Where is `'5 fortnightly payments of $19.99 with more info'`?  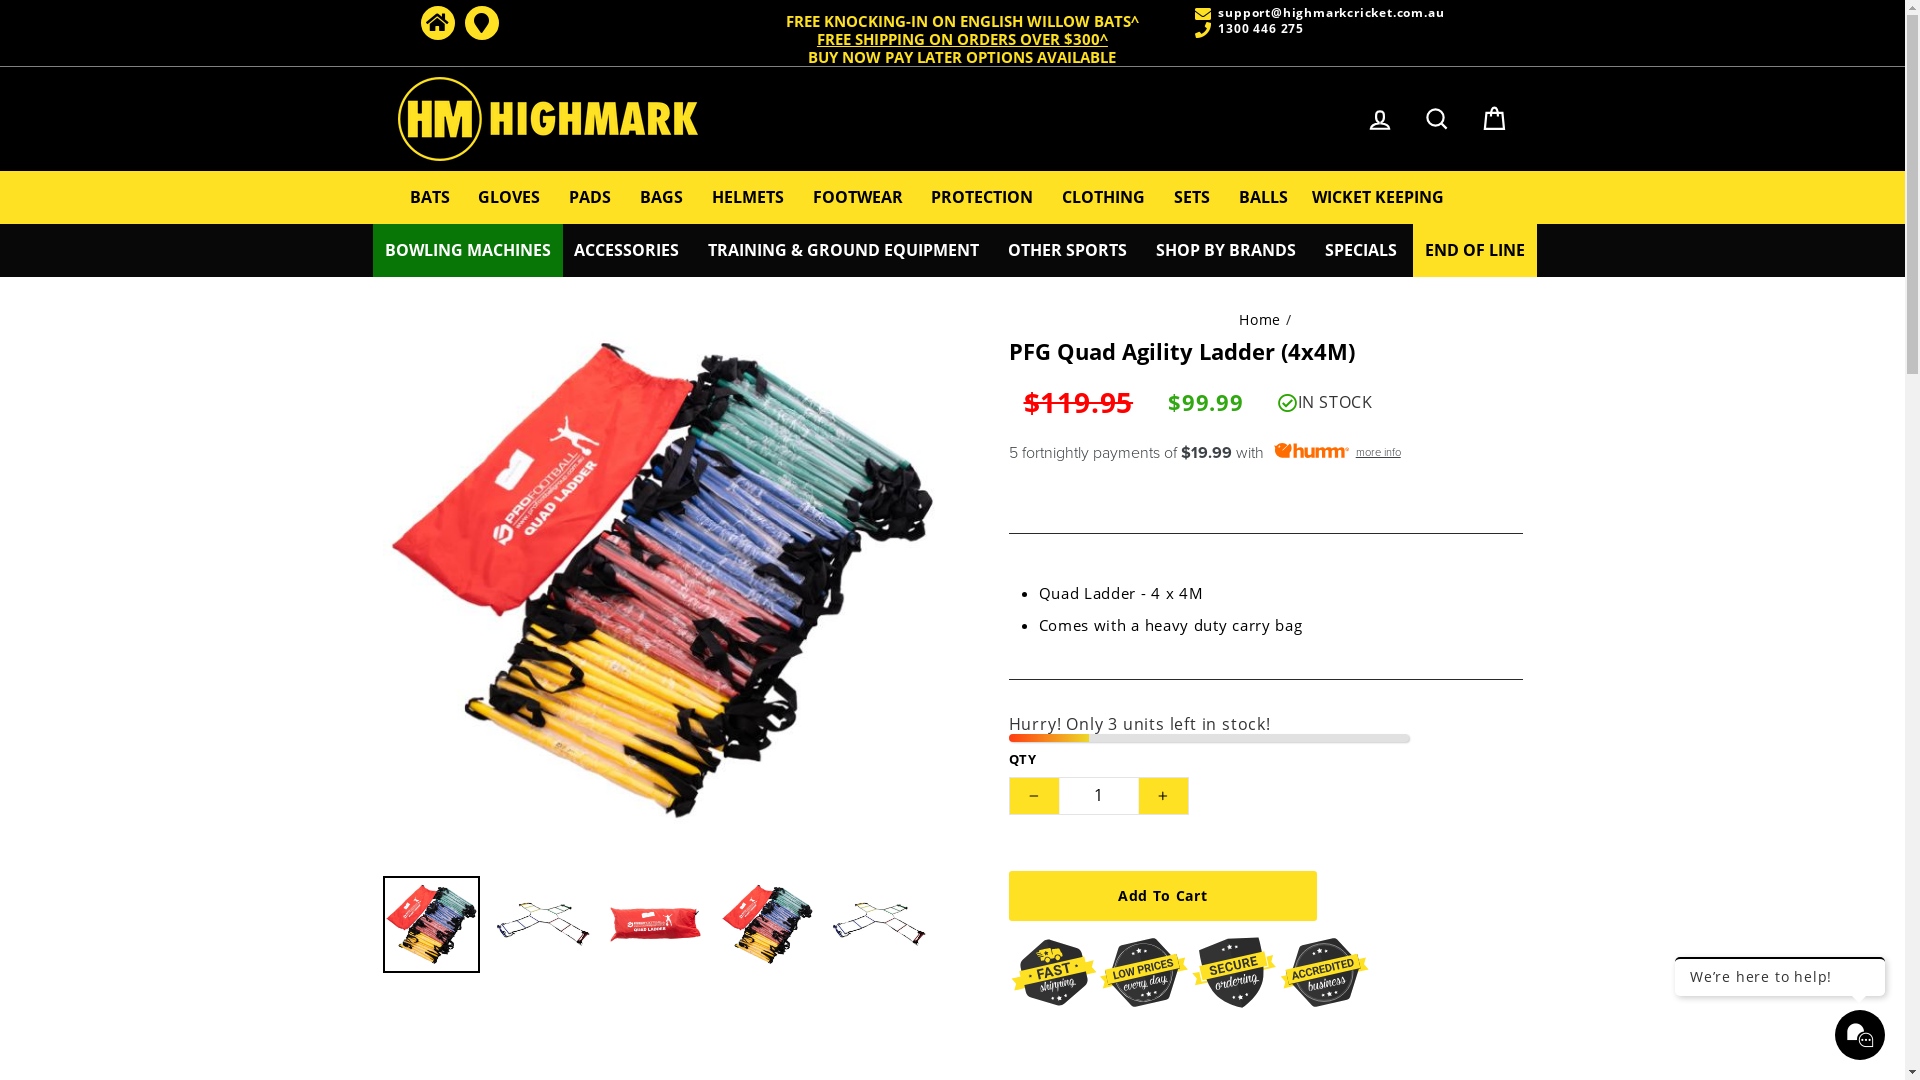 '5 fortnightly payments of $19.99 with more info' is located at coordinates (1264, 452).